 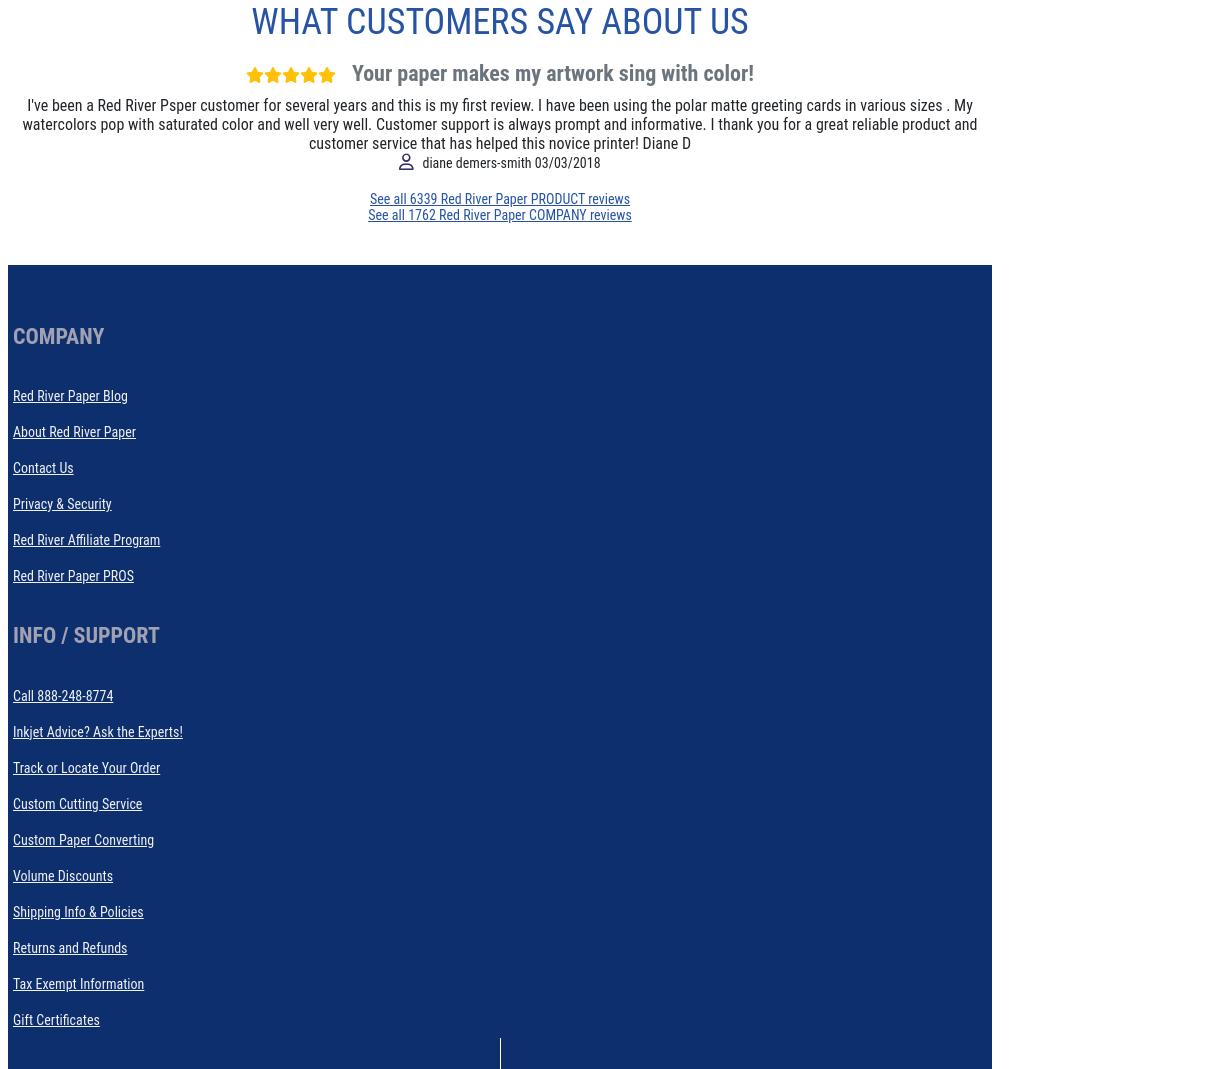 I want to click on 'See all 1762 Red River Paper COMPANY reviews', so click(x=499, y=213).